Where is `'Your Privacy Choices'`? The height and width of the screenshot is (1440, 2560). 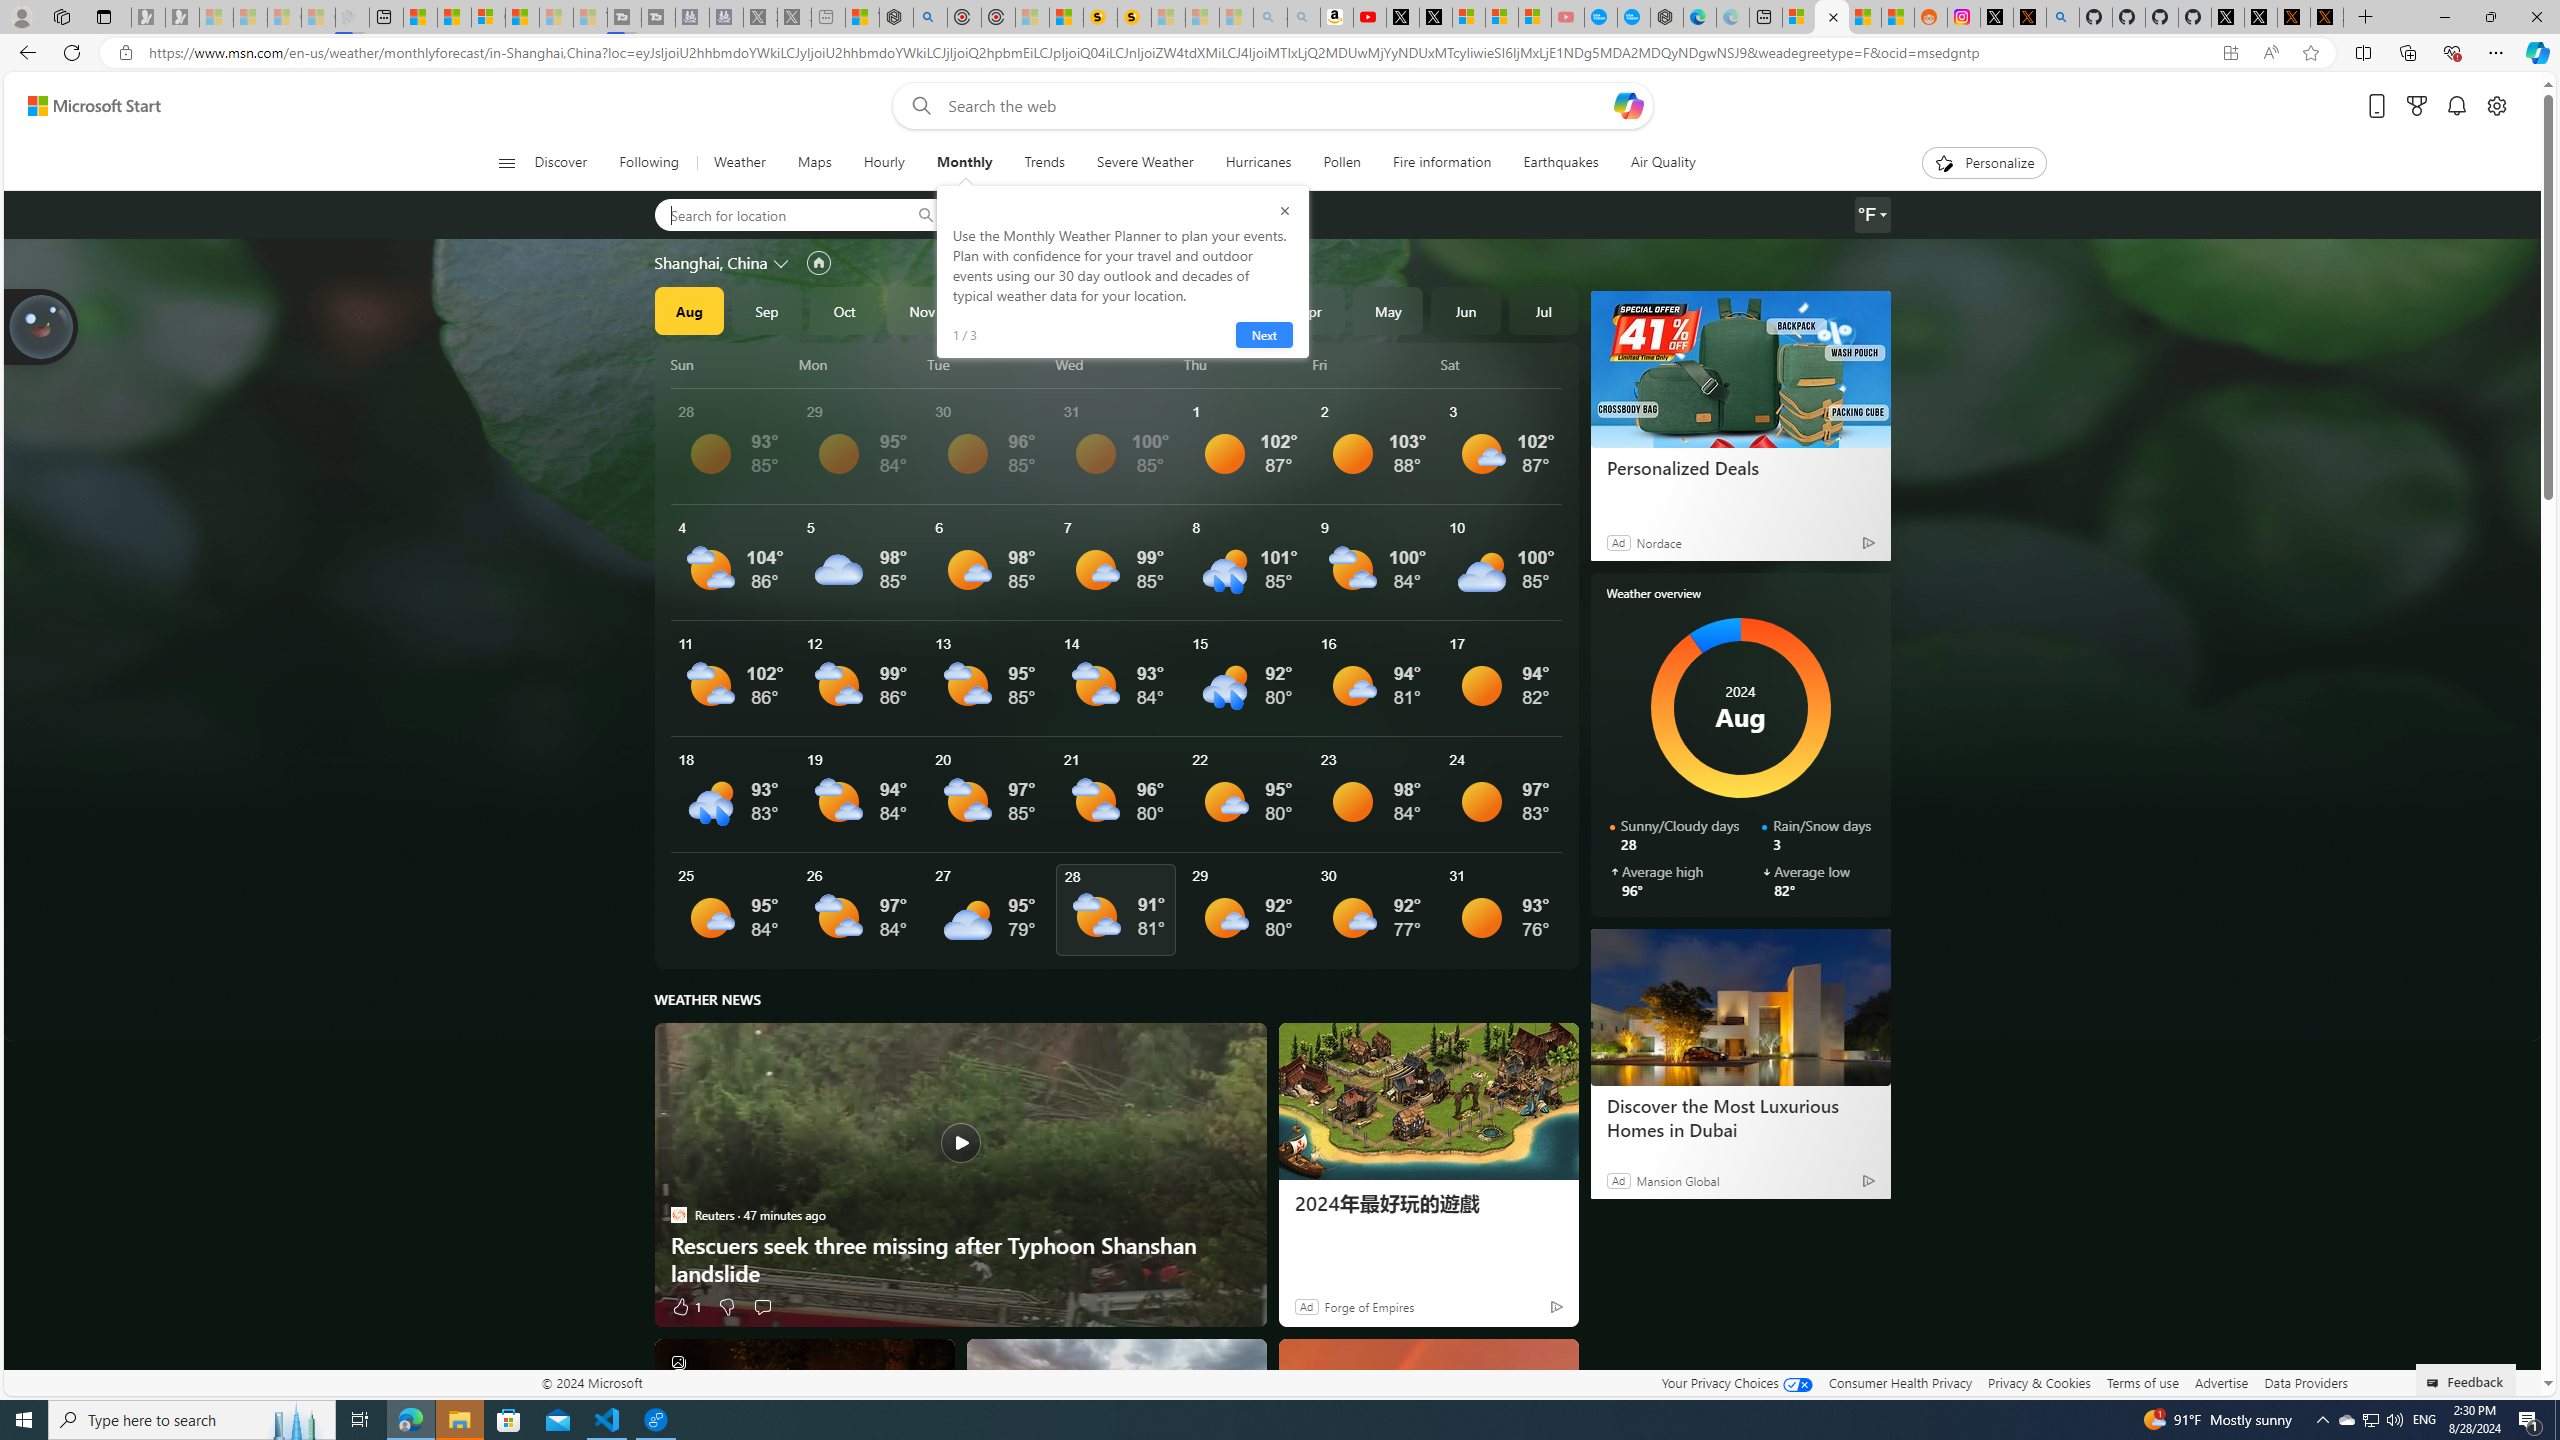
'Your Privacy Choices' is located at coordinates (1736, 1382).